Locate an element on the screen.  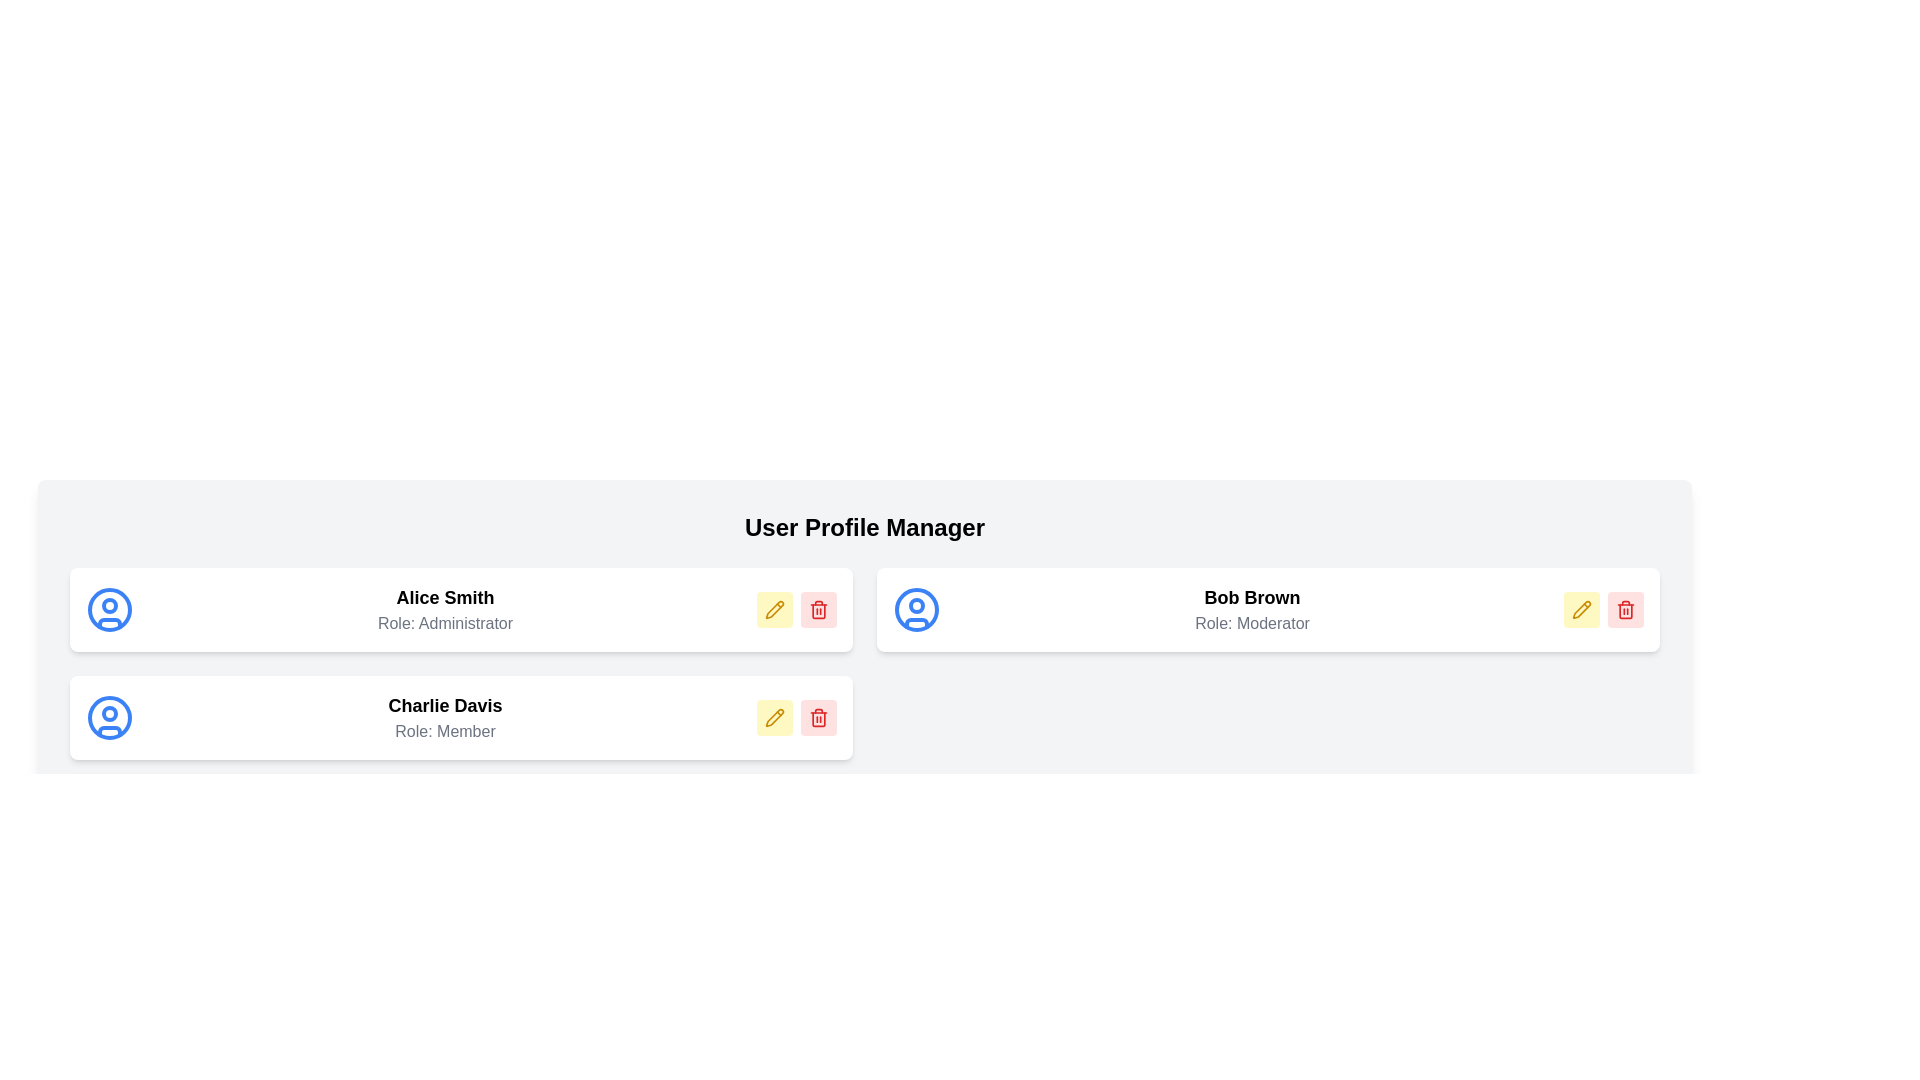
the inner smaller circle within the user profile icon, located on the right-hand side of the second row in the displayed user list is located at coordinates (915, 604).